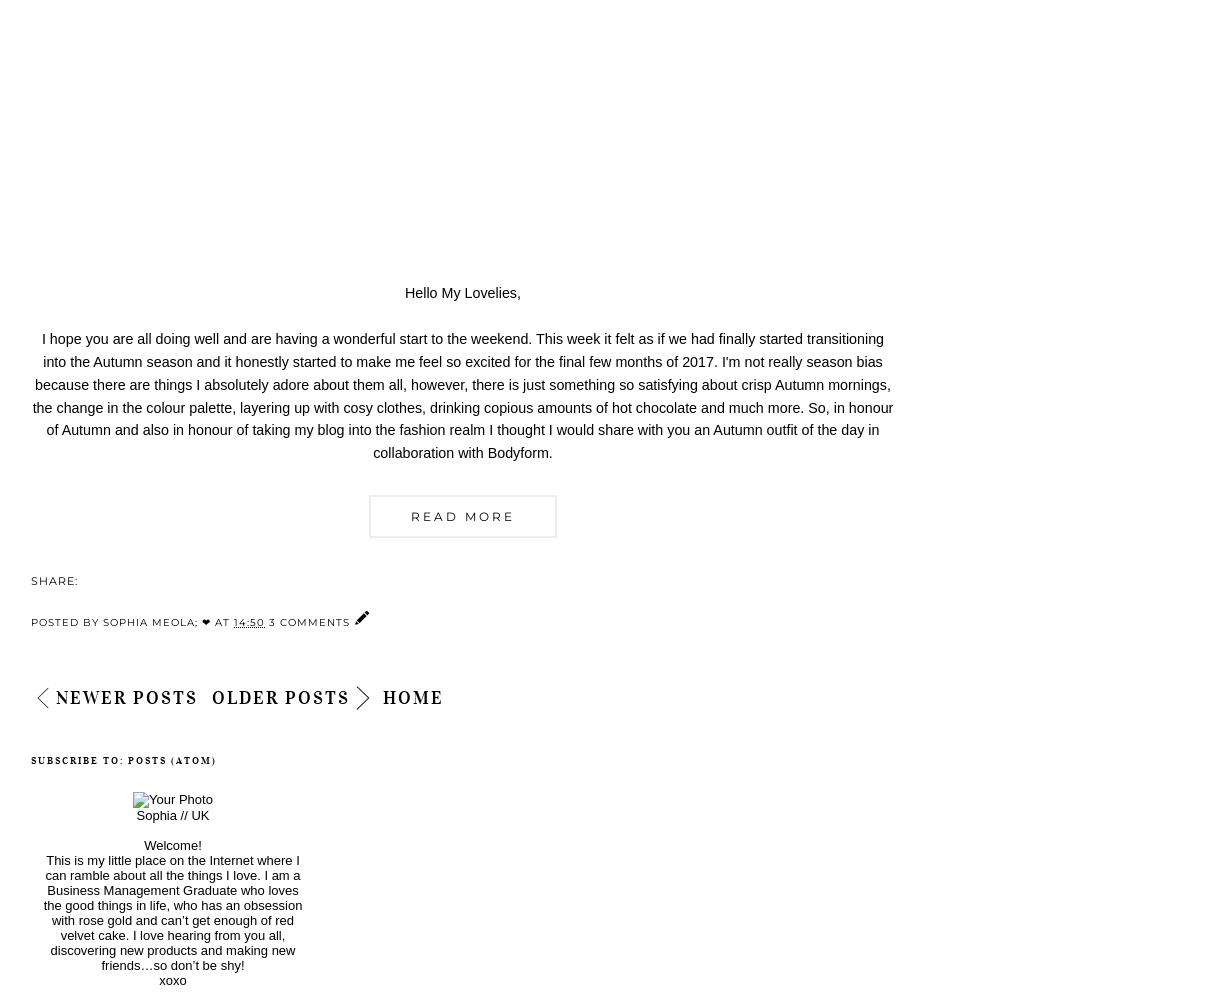 This screenshot has width=1208, height=1007. I want to click on 'at', so click(224, 621).